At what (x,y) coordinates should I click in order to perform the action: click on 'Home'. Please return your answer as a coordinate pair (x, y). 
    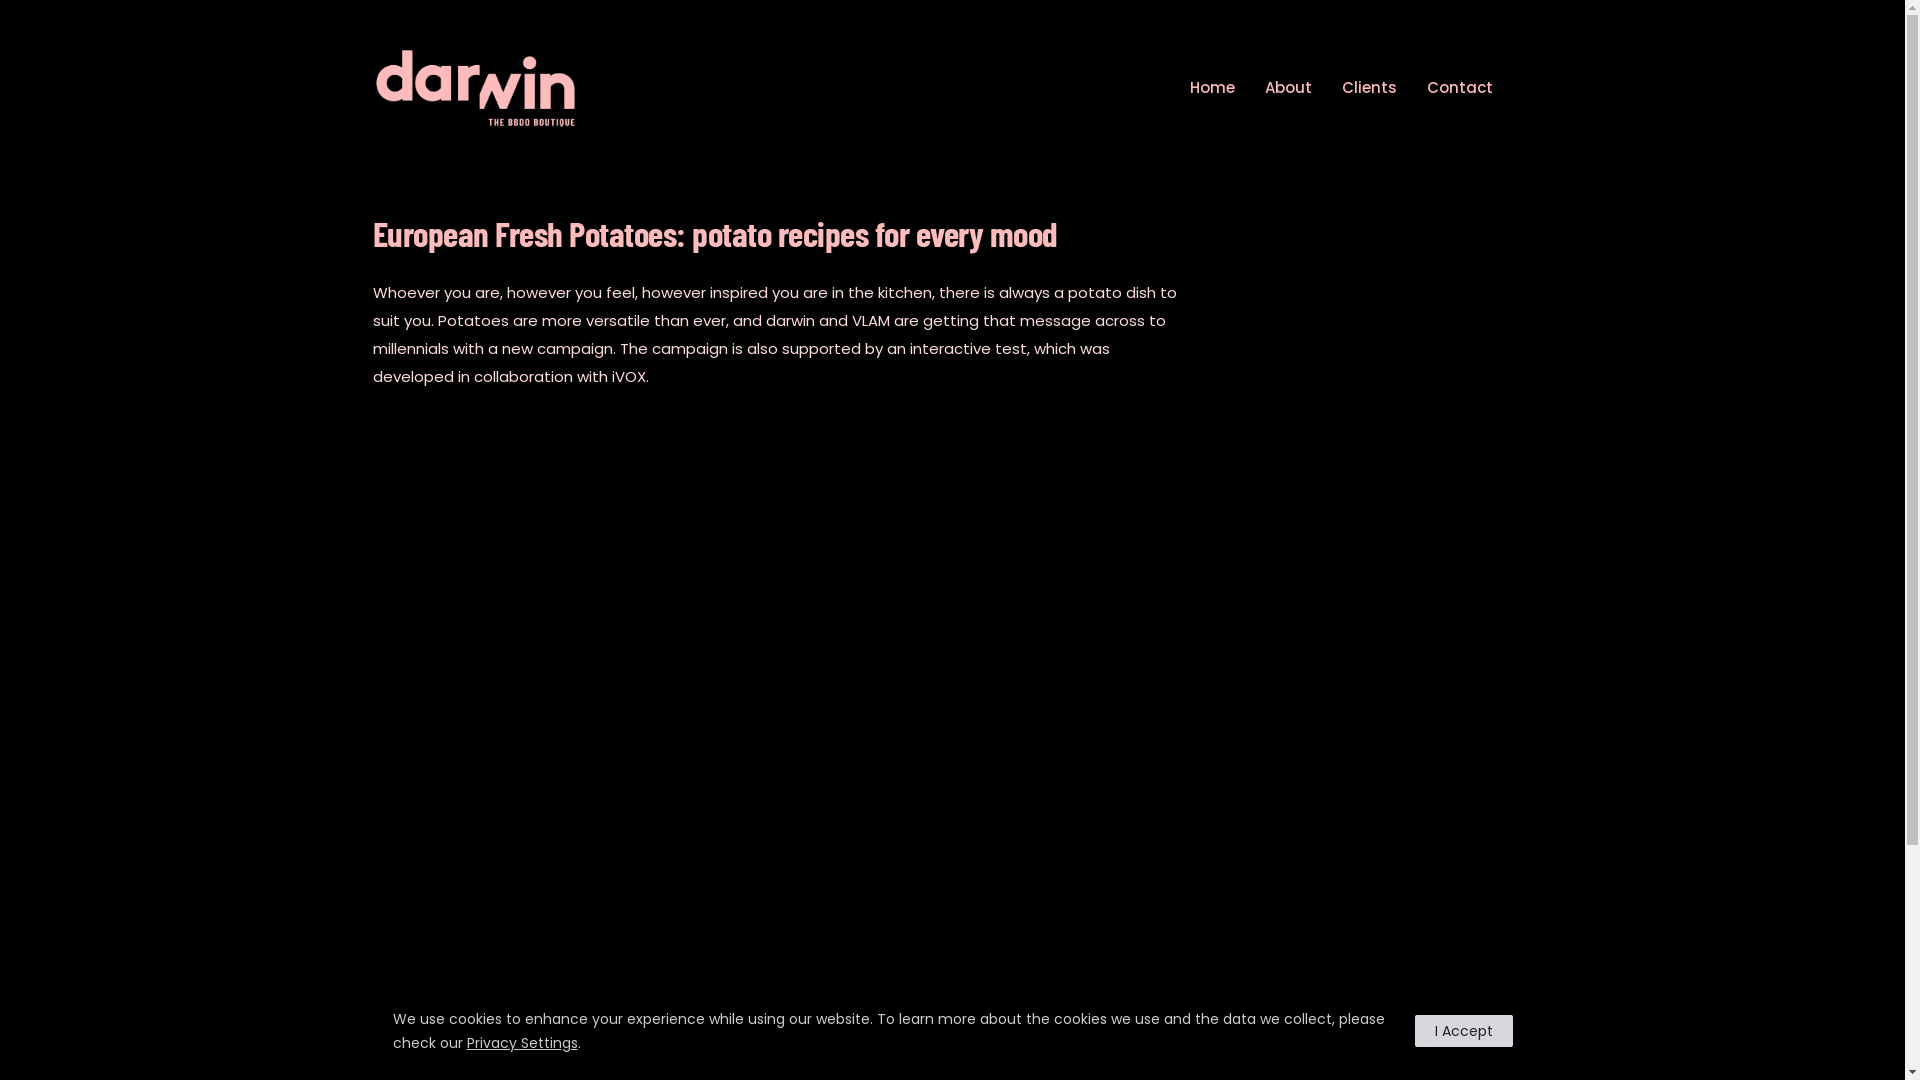
    Looking at the image, I should click on (1180, 86).